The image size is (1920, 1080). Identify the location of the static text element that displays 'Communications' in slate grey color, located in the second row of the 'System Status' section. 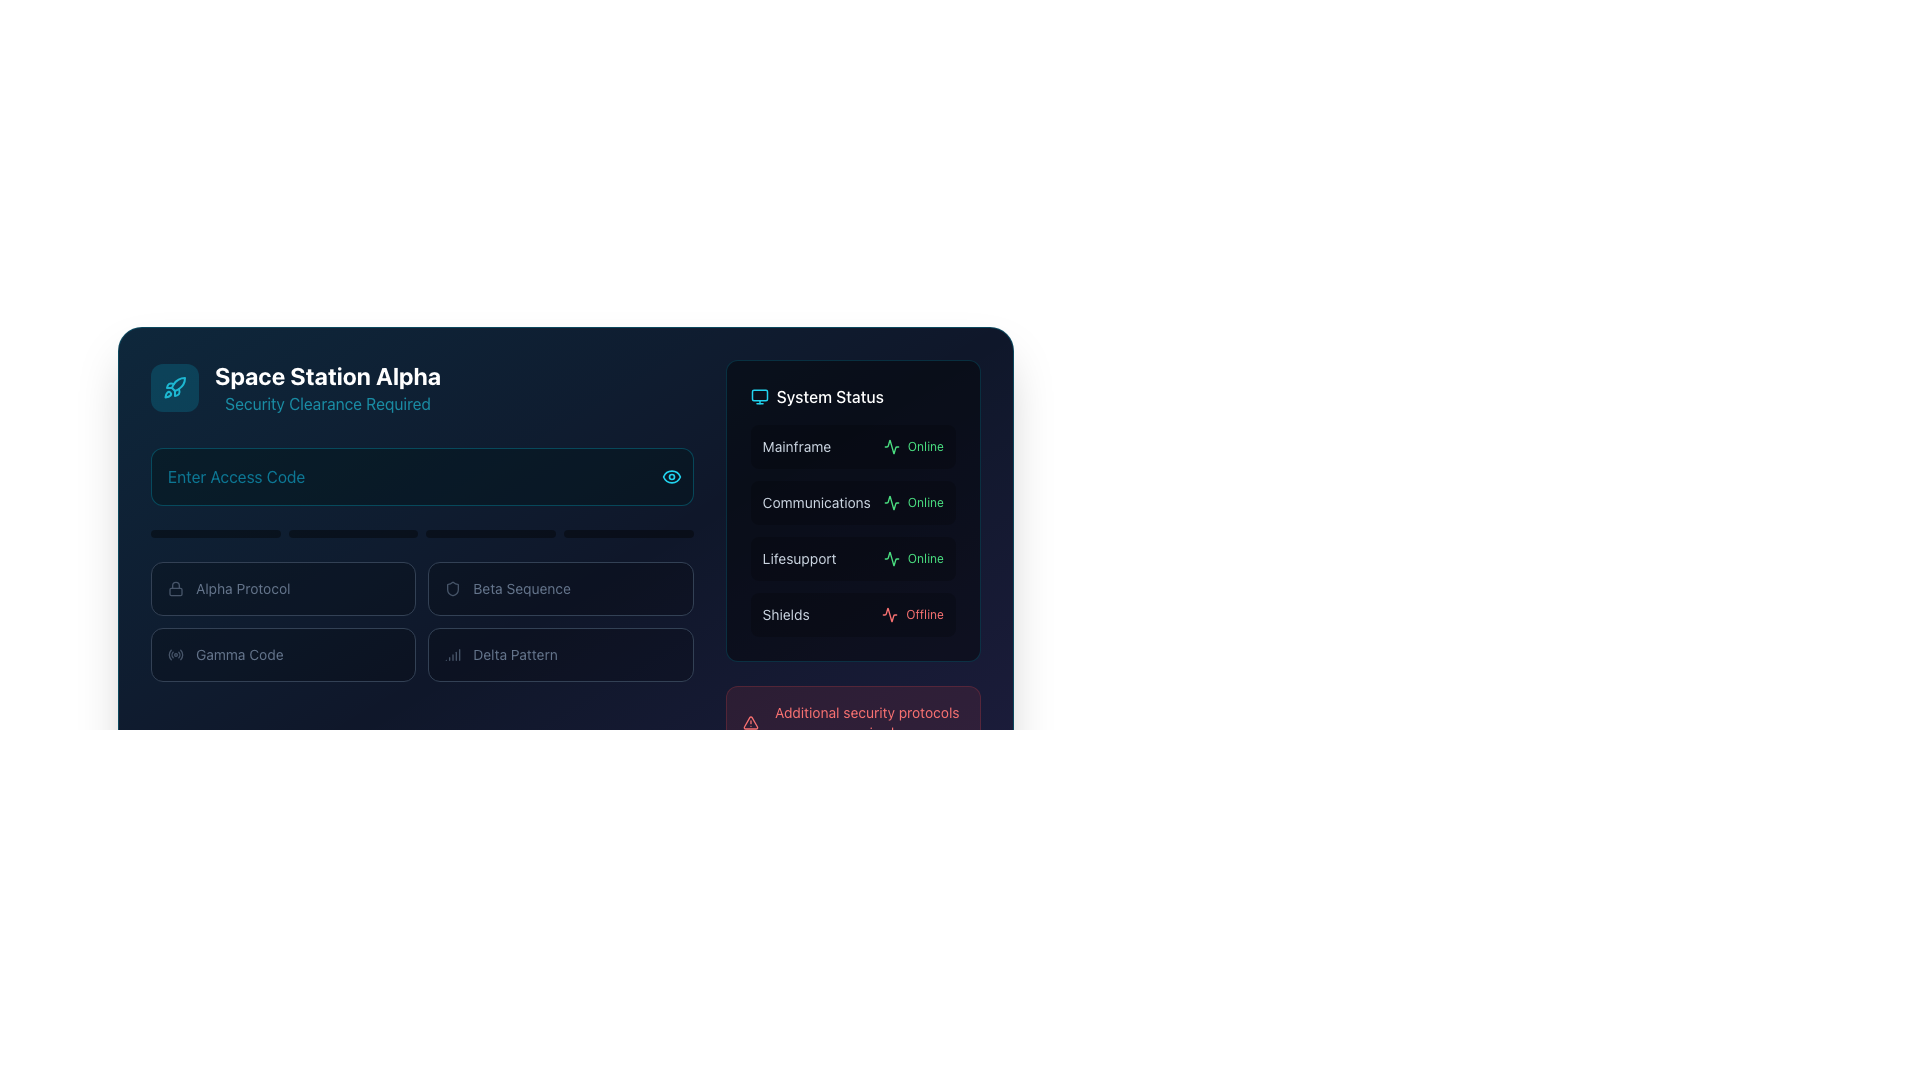
(816, 501).